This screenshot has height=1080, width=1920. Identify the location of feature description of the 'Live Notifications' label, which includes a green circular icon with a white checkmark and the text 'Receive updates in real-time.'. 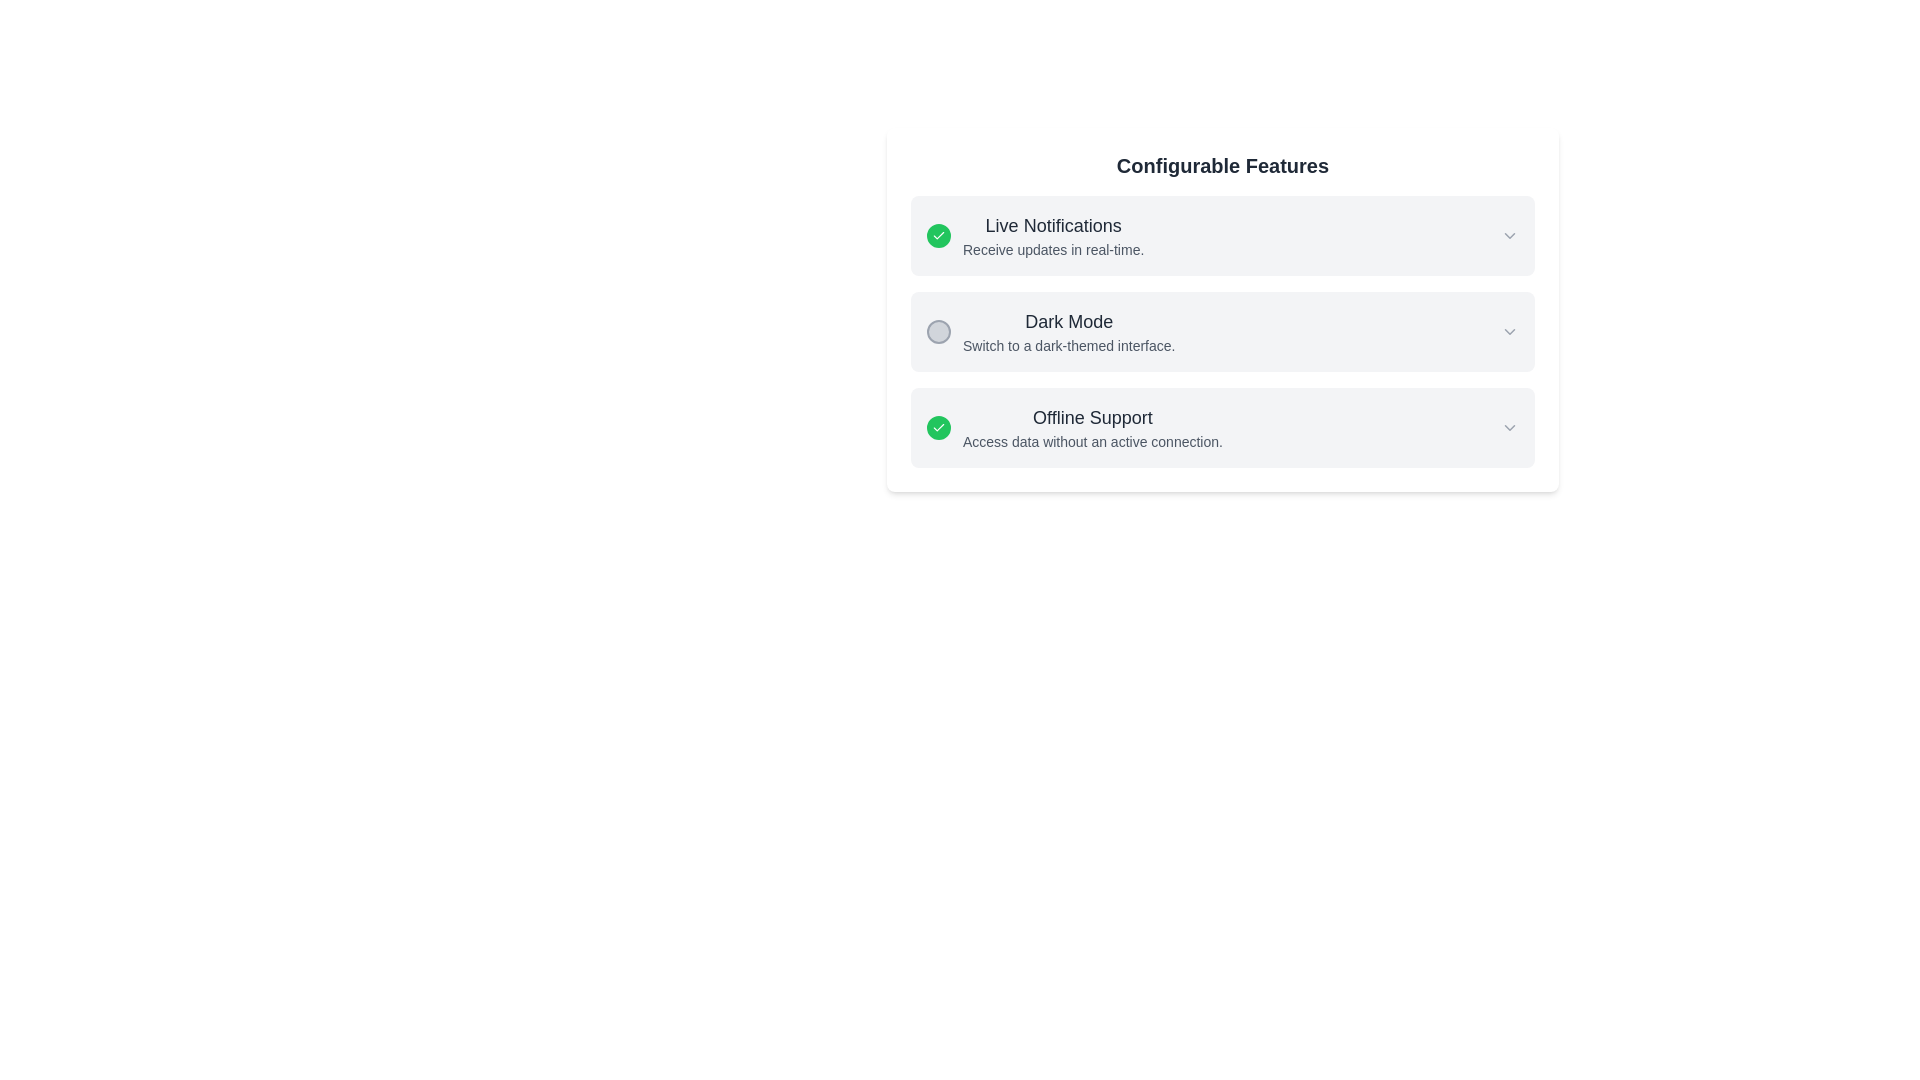
(1035, 234).